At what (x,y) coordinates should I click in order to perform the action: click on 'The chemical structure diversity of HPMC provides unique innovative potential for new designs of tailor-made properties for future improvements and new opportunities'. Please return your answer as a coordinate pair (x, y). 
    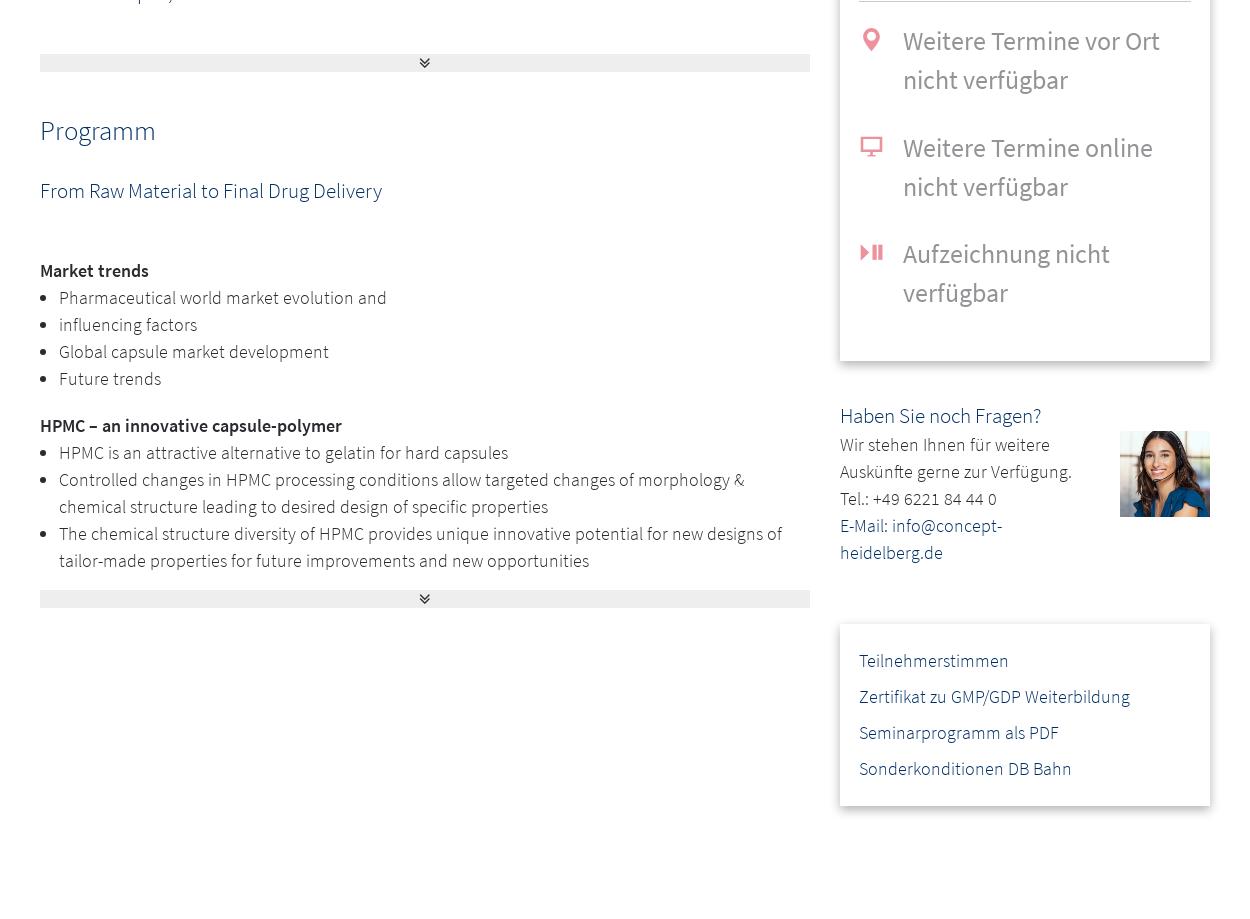
    Looking at the image, I should click on (59, 544).